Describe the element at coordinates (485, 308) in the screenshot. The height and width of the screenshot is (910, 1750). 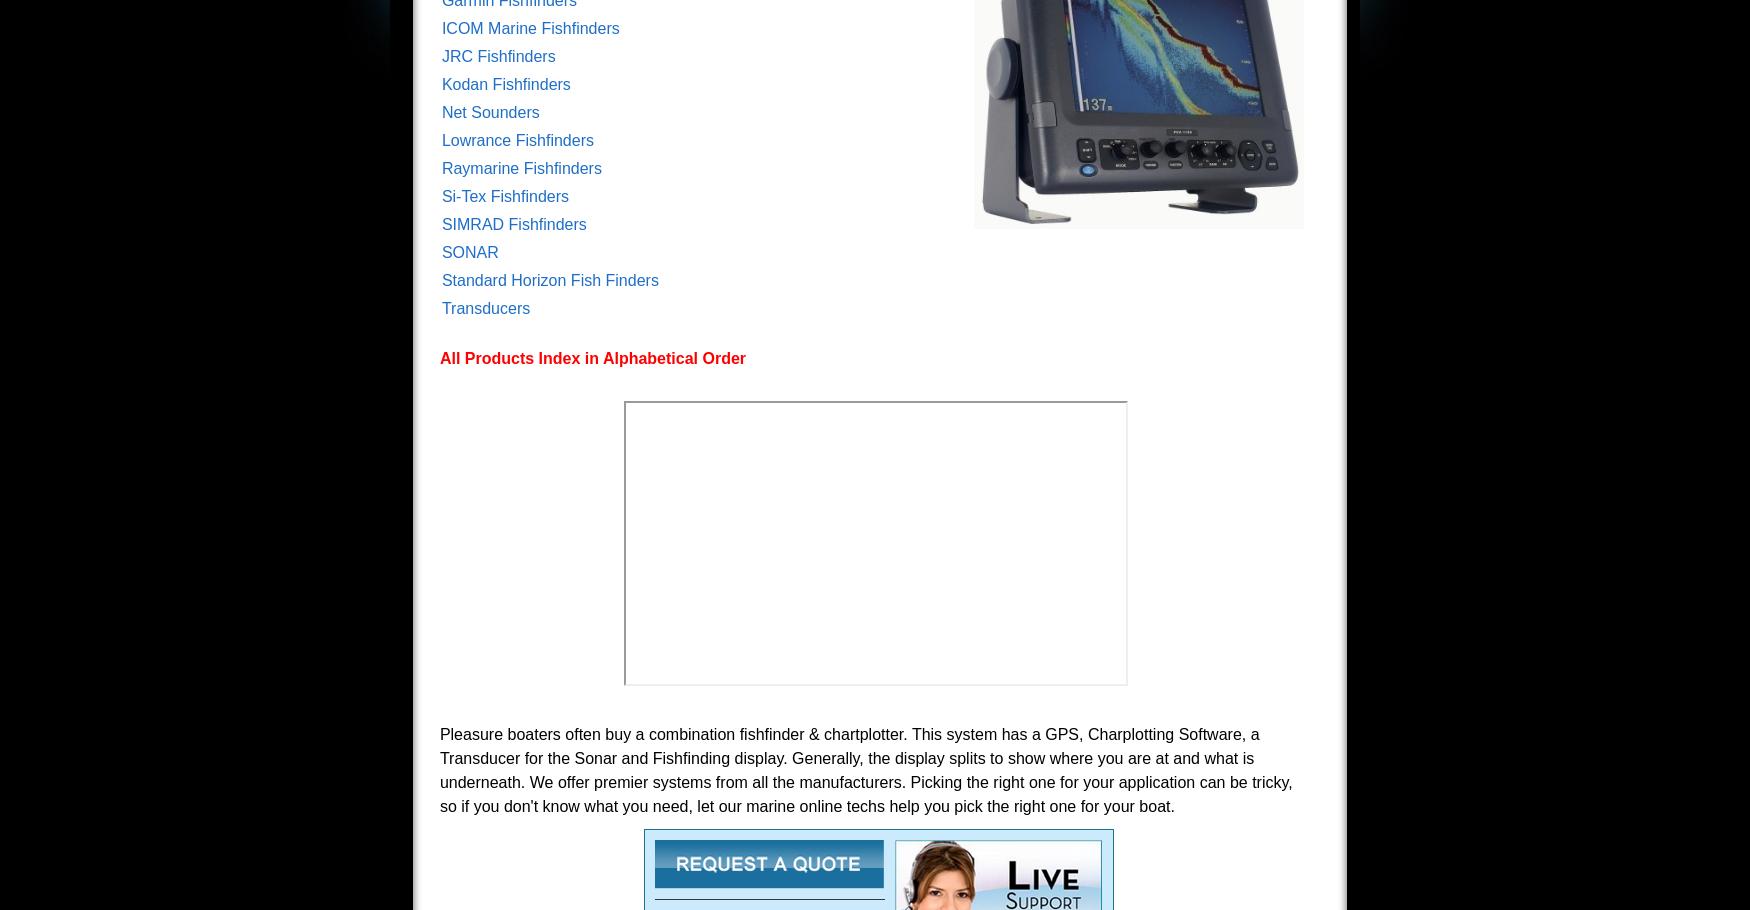
I see `'Transducers'` at that location.